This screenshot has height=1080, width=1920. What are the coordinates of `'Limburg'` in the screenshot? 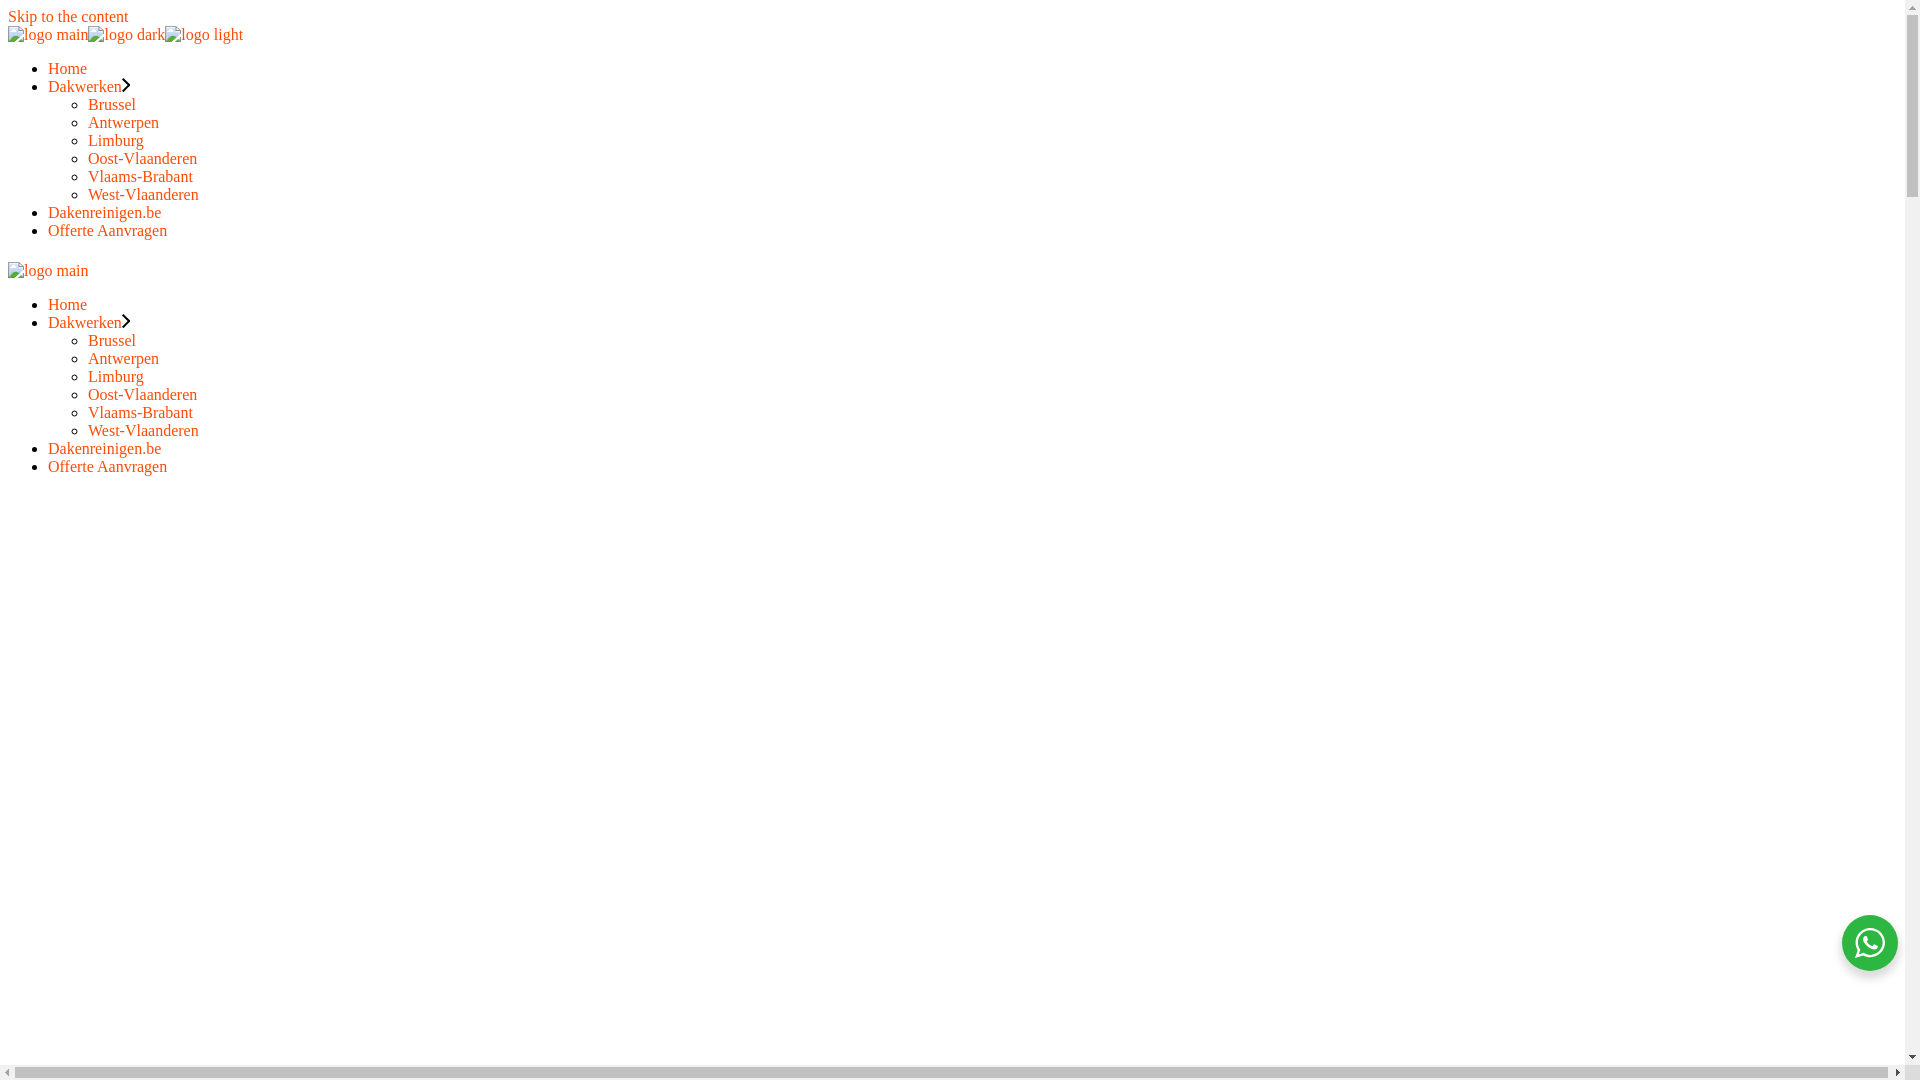 It's located at (114, 376).